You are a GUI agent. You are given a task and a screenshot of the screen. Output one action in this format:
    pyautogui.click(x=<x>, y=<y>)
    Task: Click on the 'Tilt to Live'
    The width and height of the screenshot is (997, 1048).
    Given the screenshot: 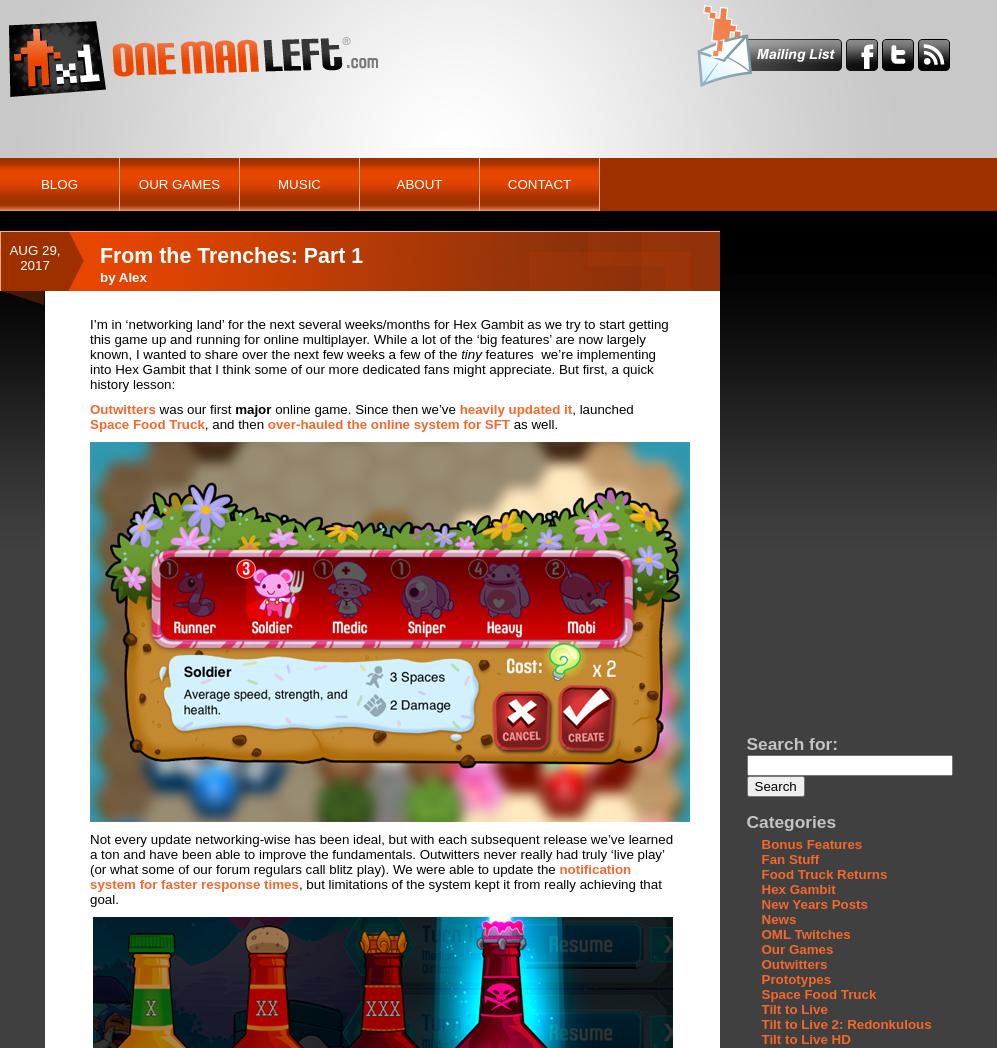 What is the action you would take?
    pyautogui.click(x=793, y=1009)
    